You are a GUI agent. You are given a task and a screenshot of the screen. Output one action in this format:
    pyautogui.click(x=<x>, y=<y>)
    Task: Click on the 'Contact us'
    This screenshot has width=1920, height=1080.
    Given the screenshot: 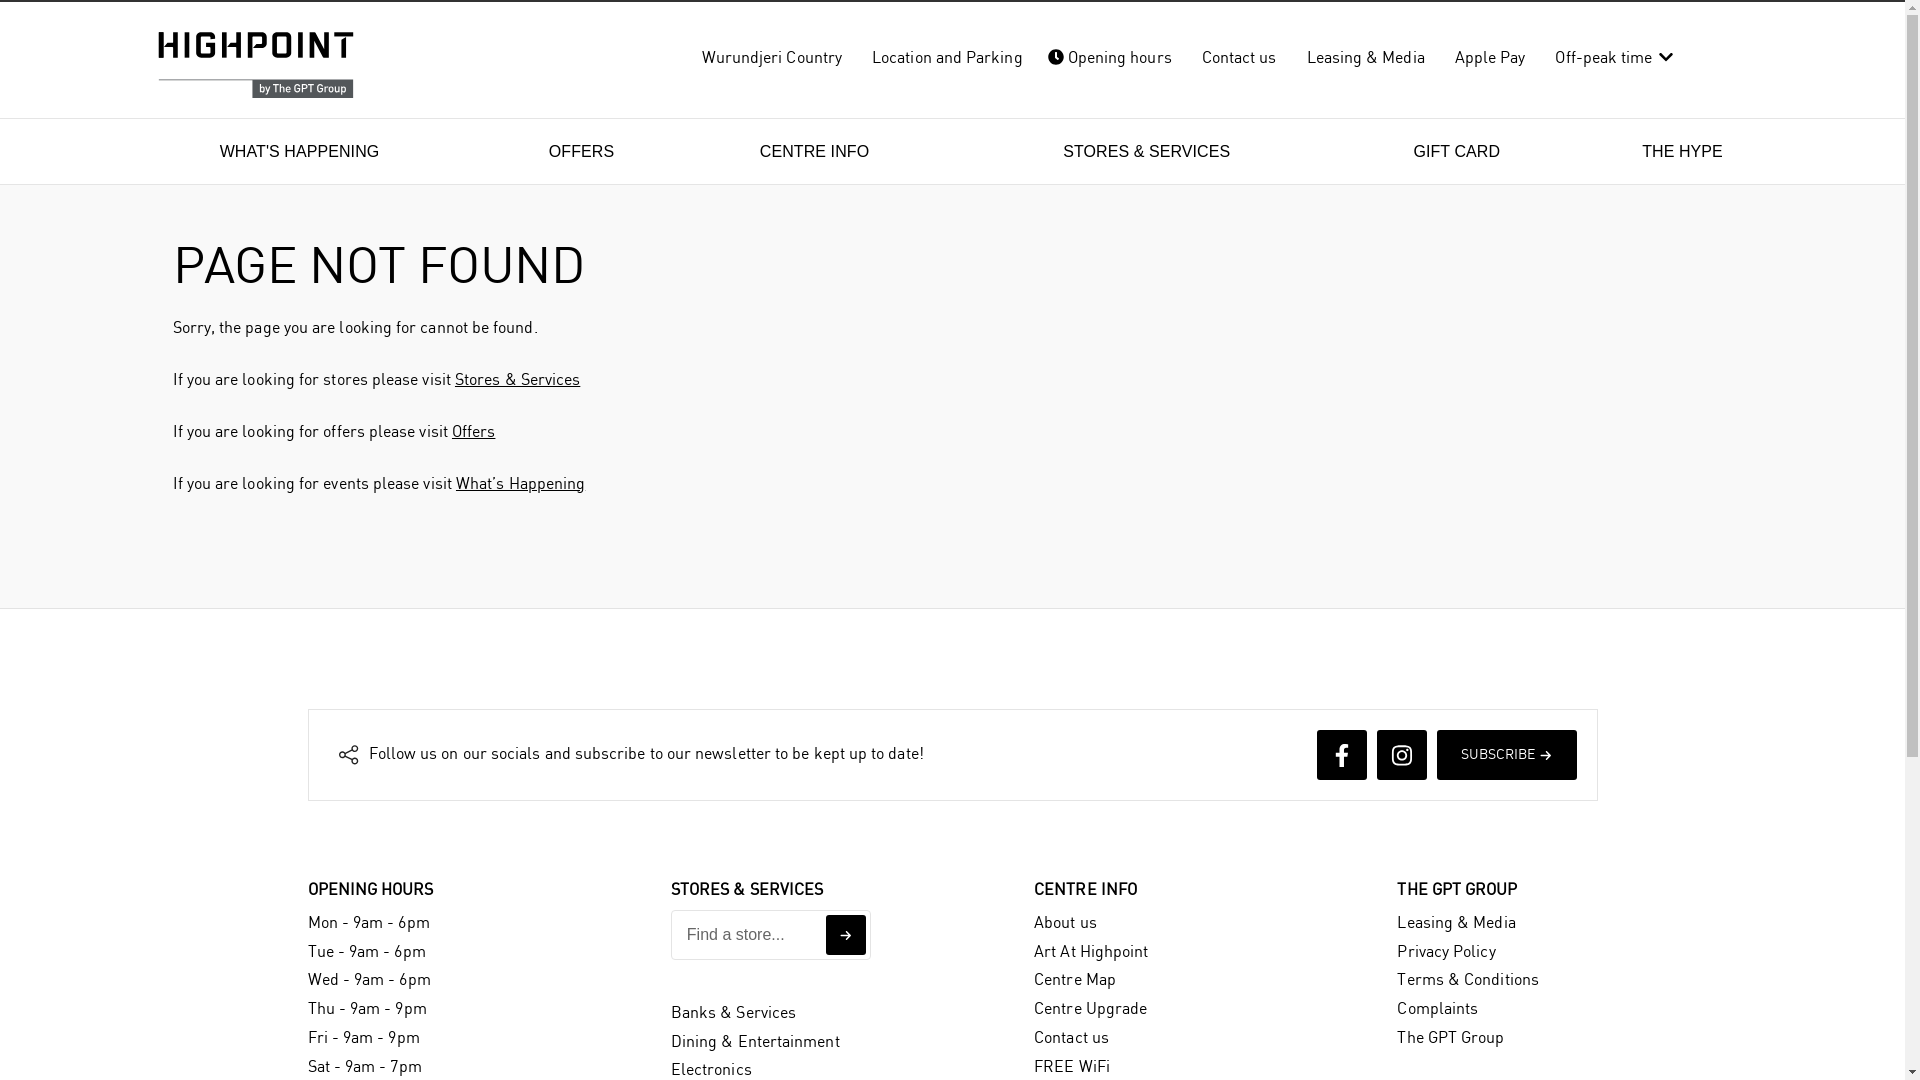 What is the action you would take?
    pyautogui.click(x=1070, y=1037)
    